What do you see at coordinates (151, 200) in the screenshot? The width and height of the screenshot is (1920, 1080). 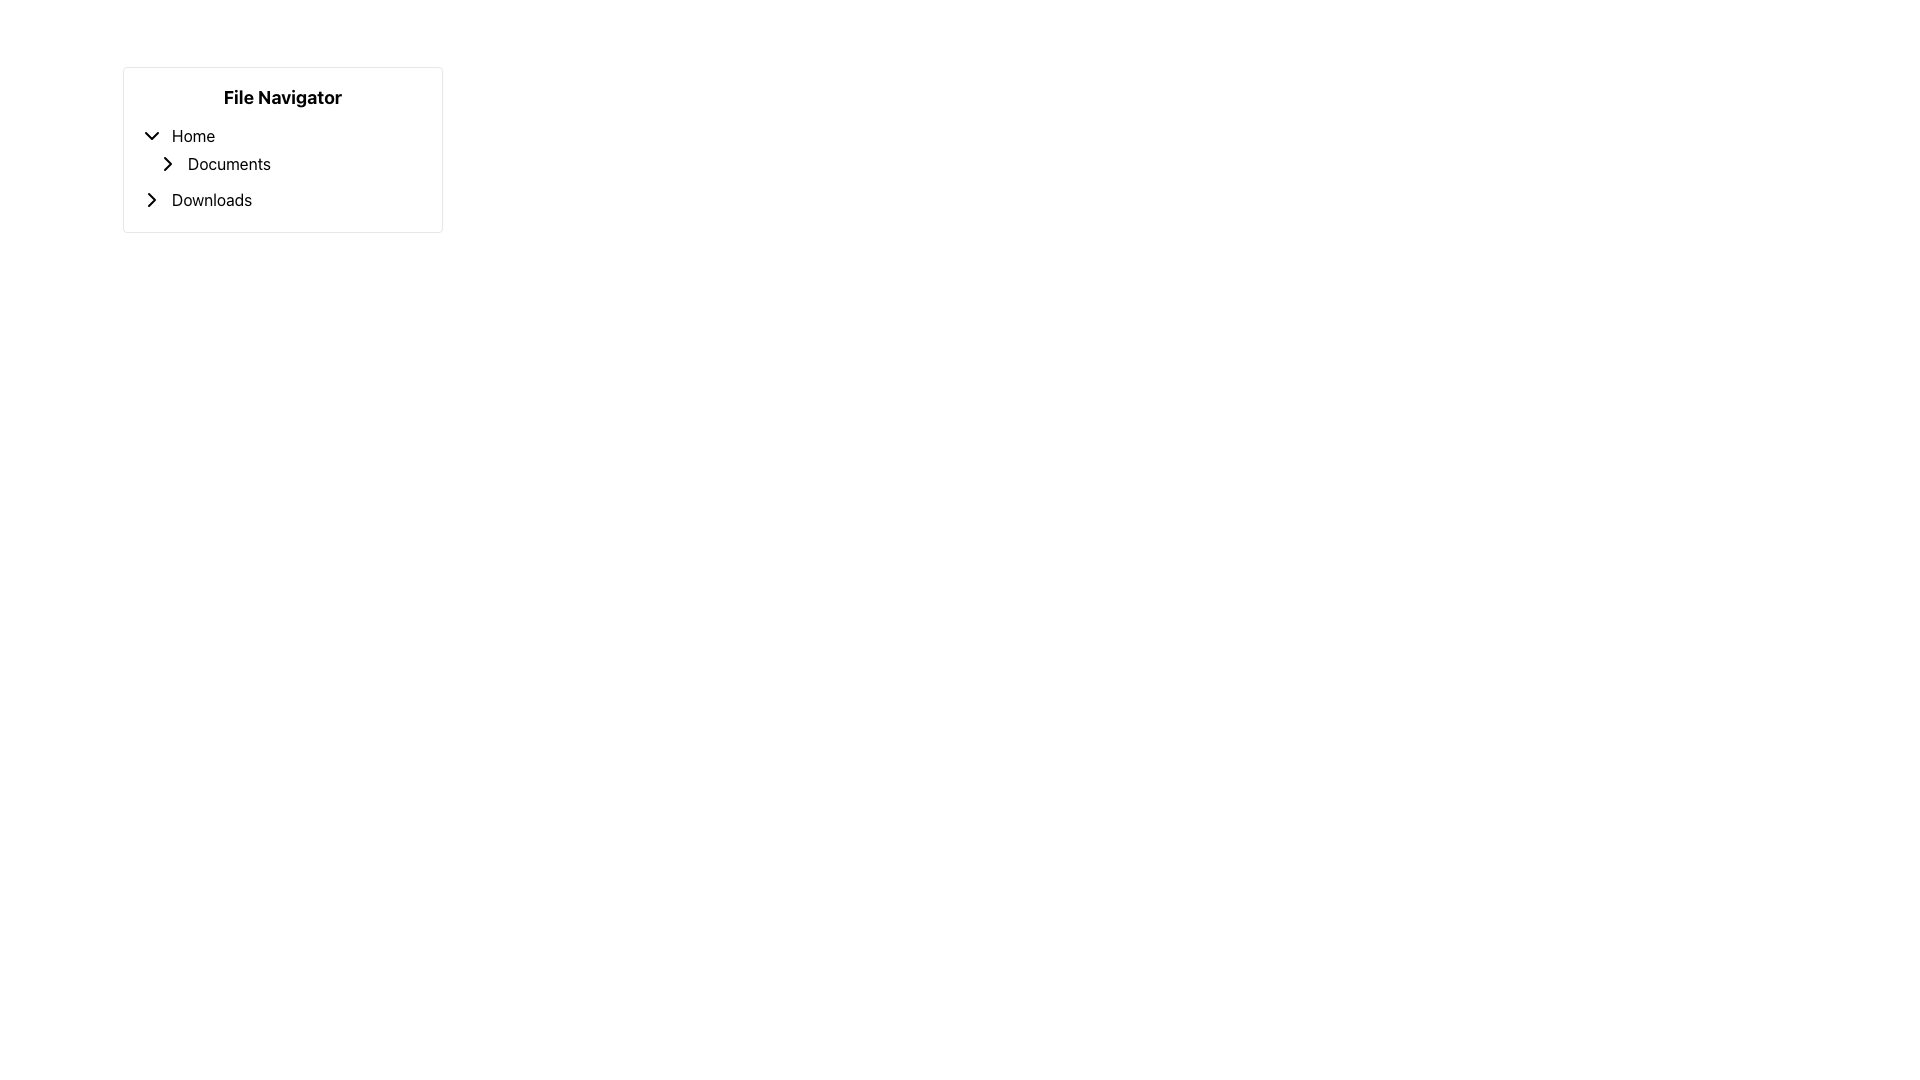 I see `the rightward-pointing chevron arrow icon located to the left of the 'Downloads' text in the hierarchical file navigation interface` at bounding box center [151, 200].